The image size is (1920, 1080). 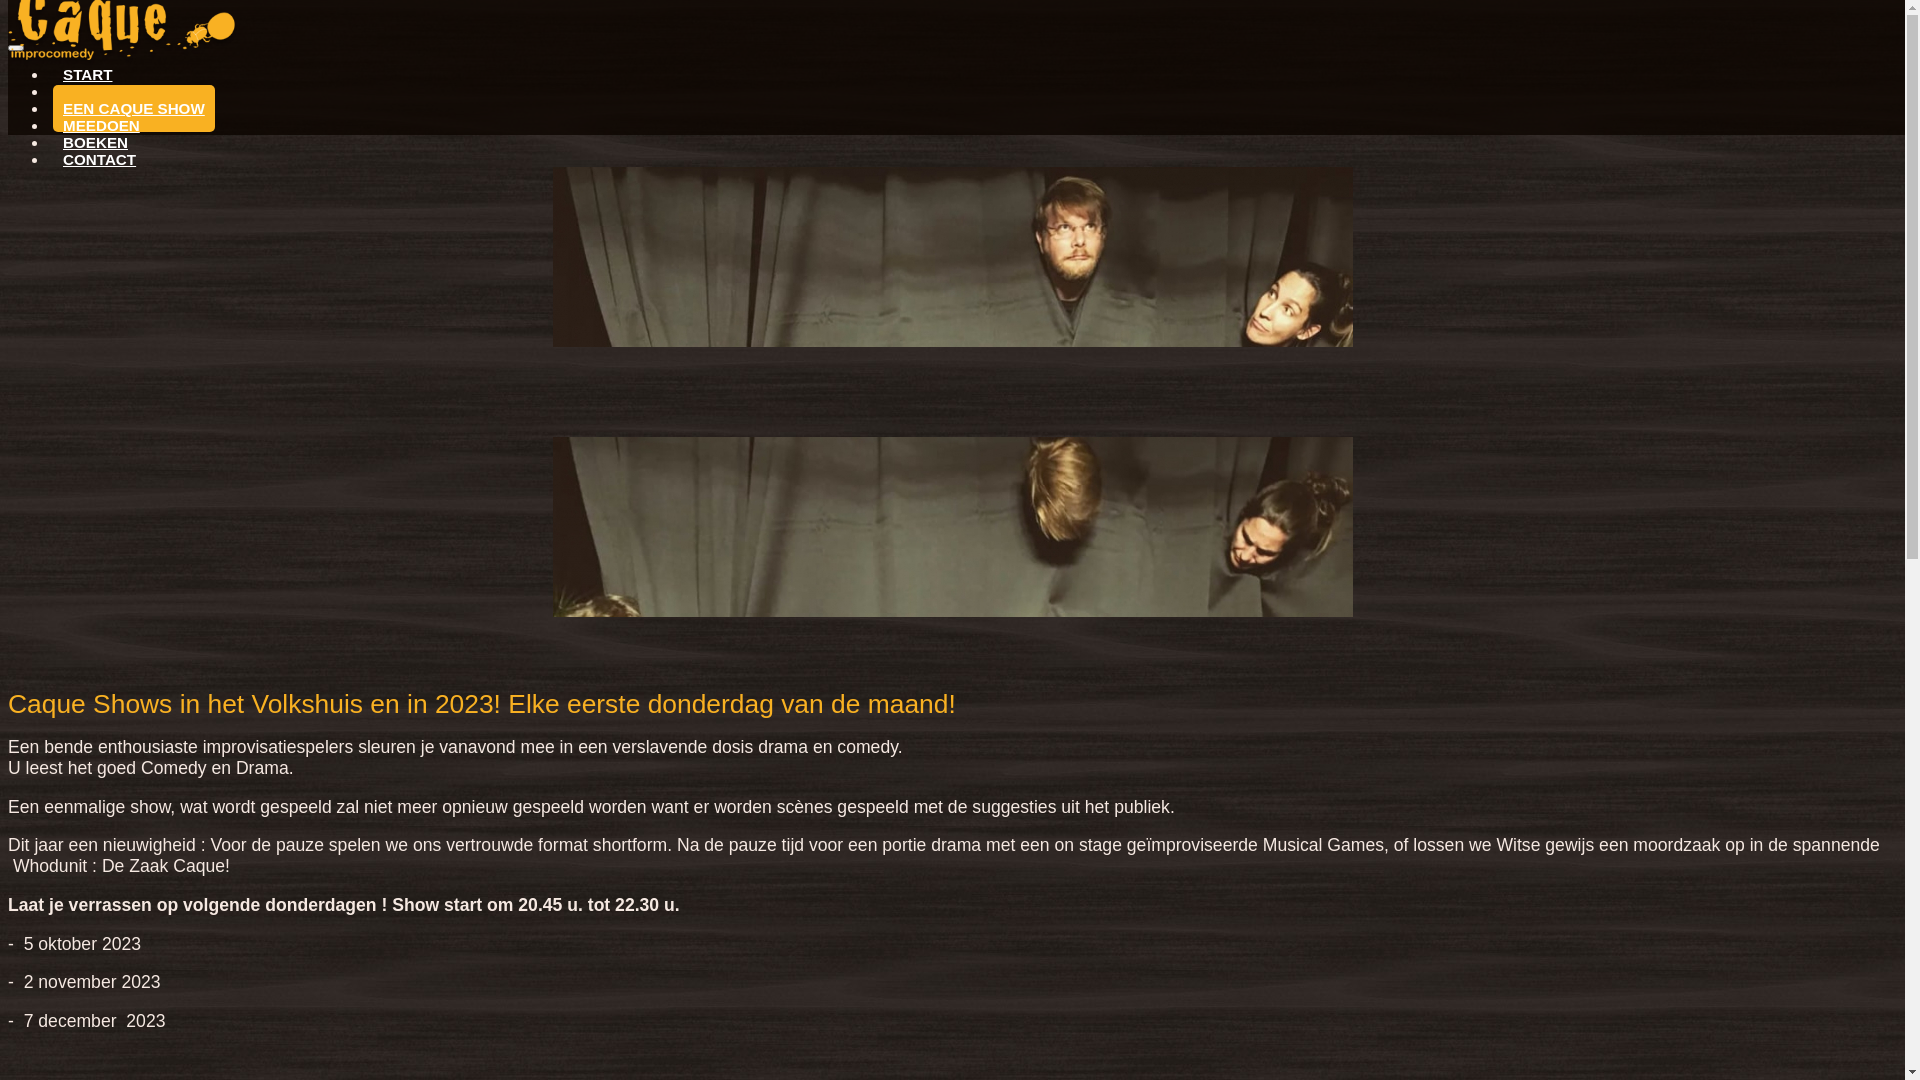 What do you see at coordinates (133, 108) in the screenshot?
I see `'EEN CAQUE SHOW'` at bounding box center [133, 108].